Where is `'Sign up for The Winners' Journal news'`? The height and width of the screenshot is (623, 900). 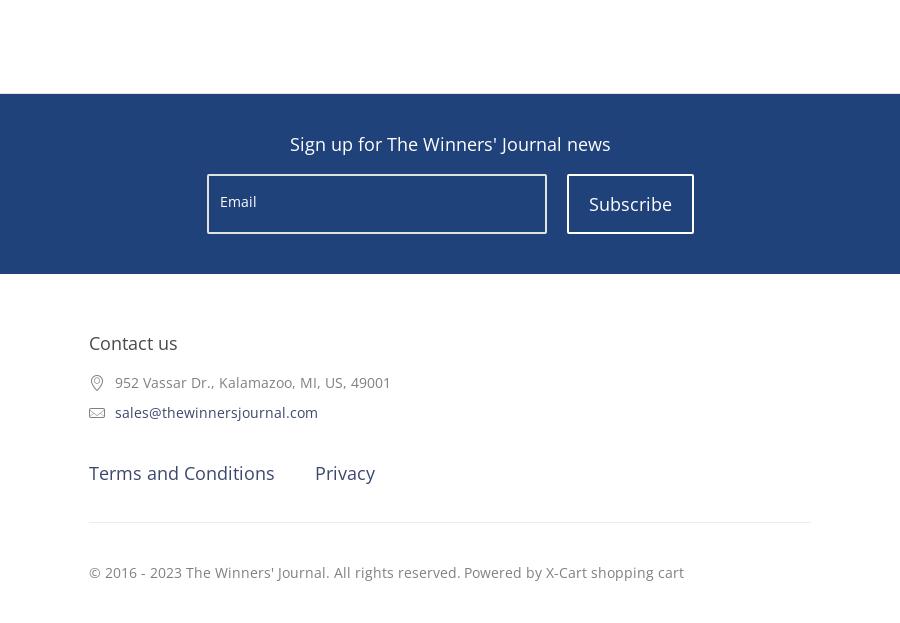 'Sign up for The Winners' Journal news' is located at coordinates (449, 143).